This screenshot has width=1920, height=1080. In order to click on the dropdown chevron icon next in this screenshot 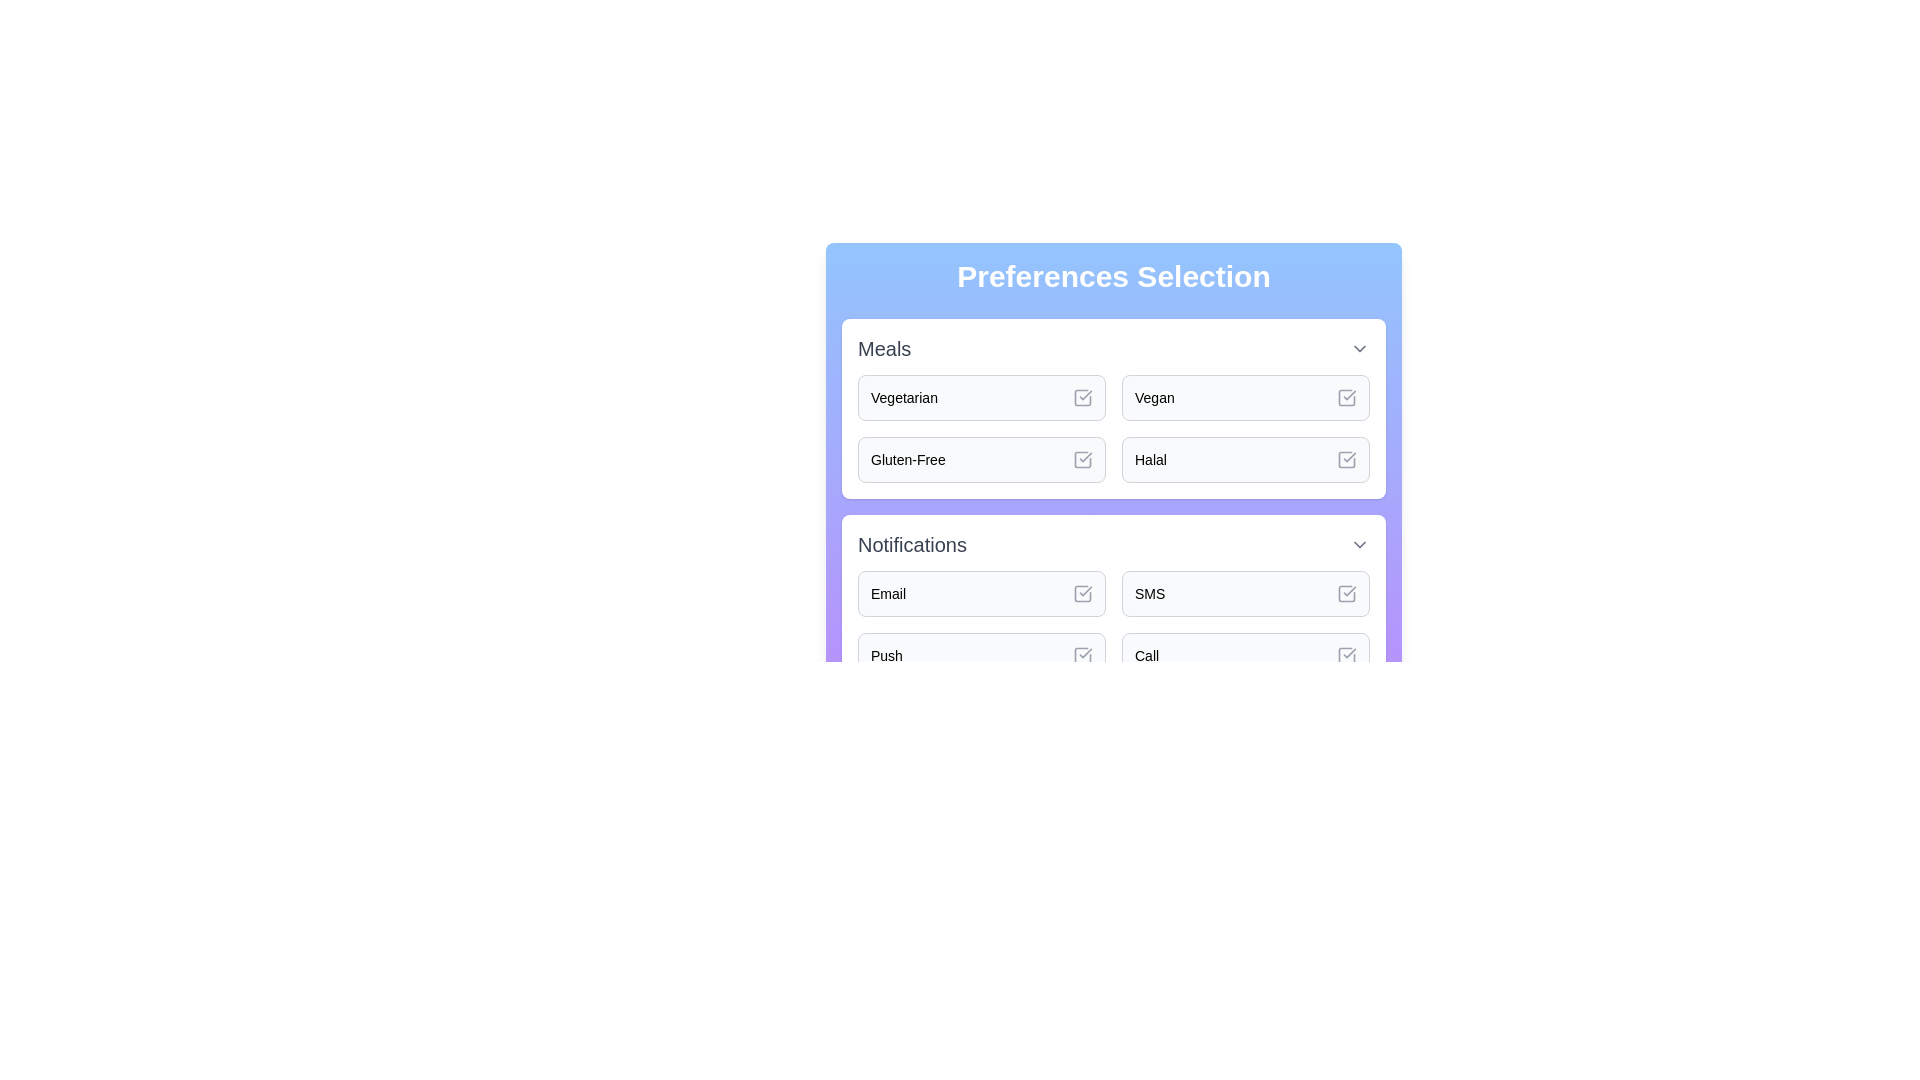, I will do `click(1112, 544)`.